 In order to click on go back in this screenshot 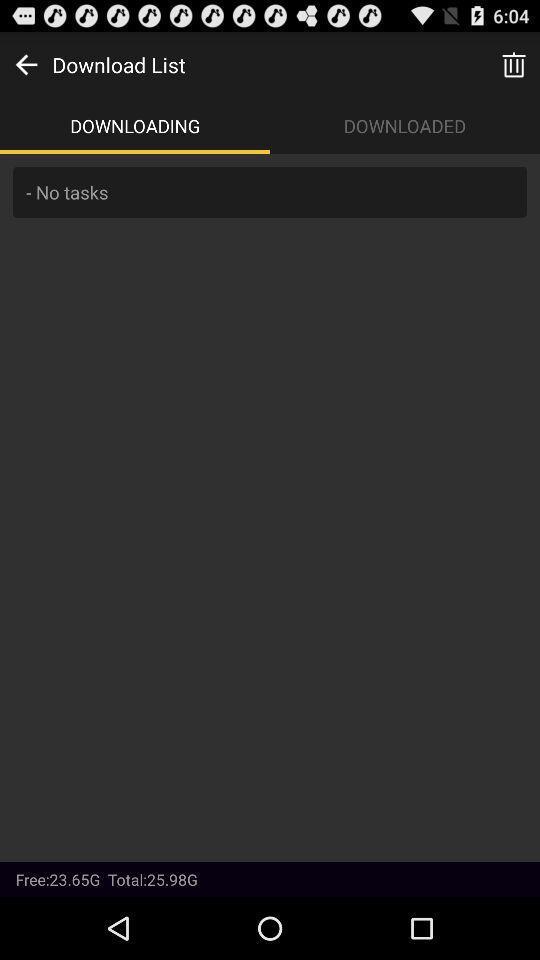, I will do `click(25, 64)`.